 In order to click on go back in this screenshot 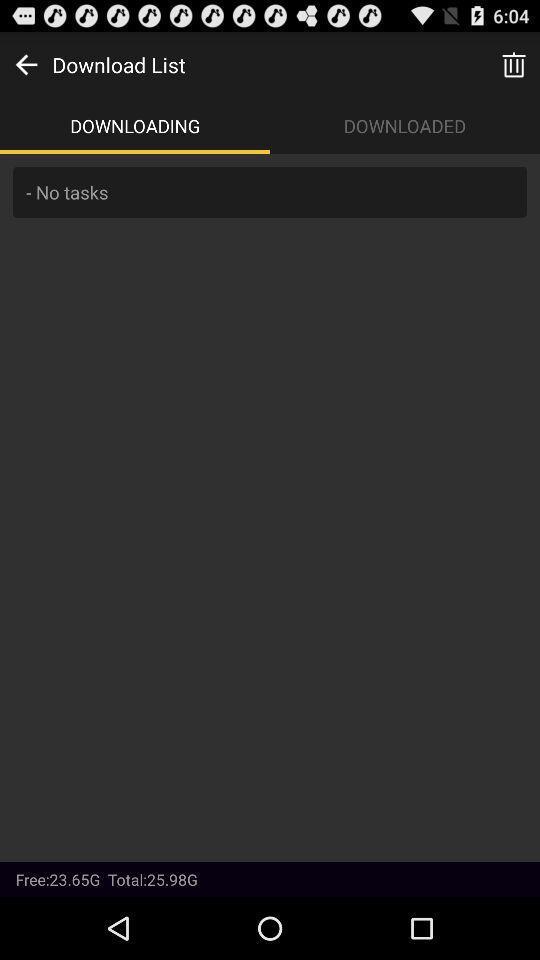, I will do `click(25, 64)`.